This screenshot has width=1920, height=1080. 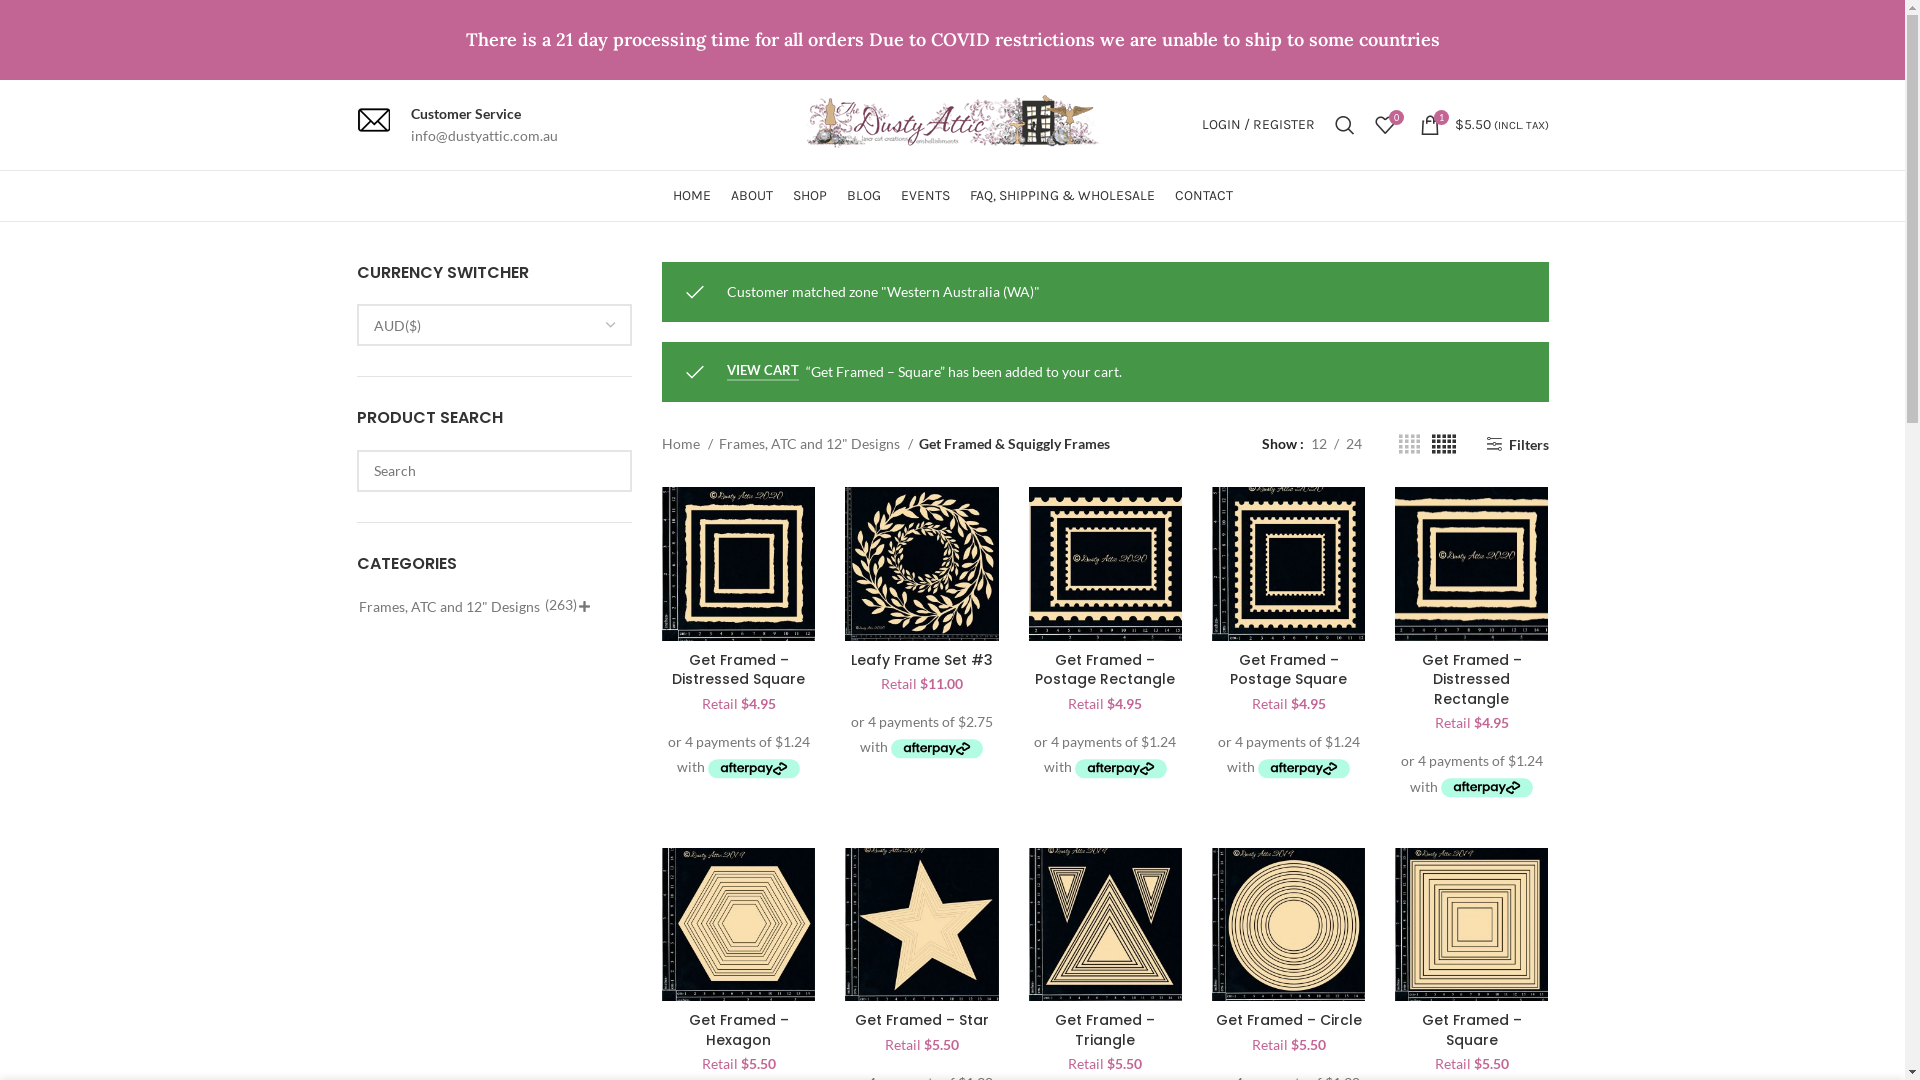 I want to click on '24', so click(x=1353, y=442).